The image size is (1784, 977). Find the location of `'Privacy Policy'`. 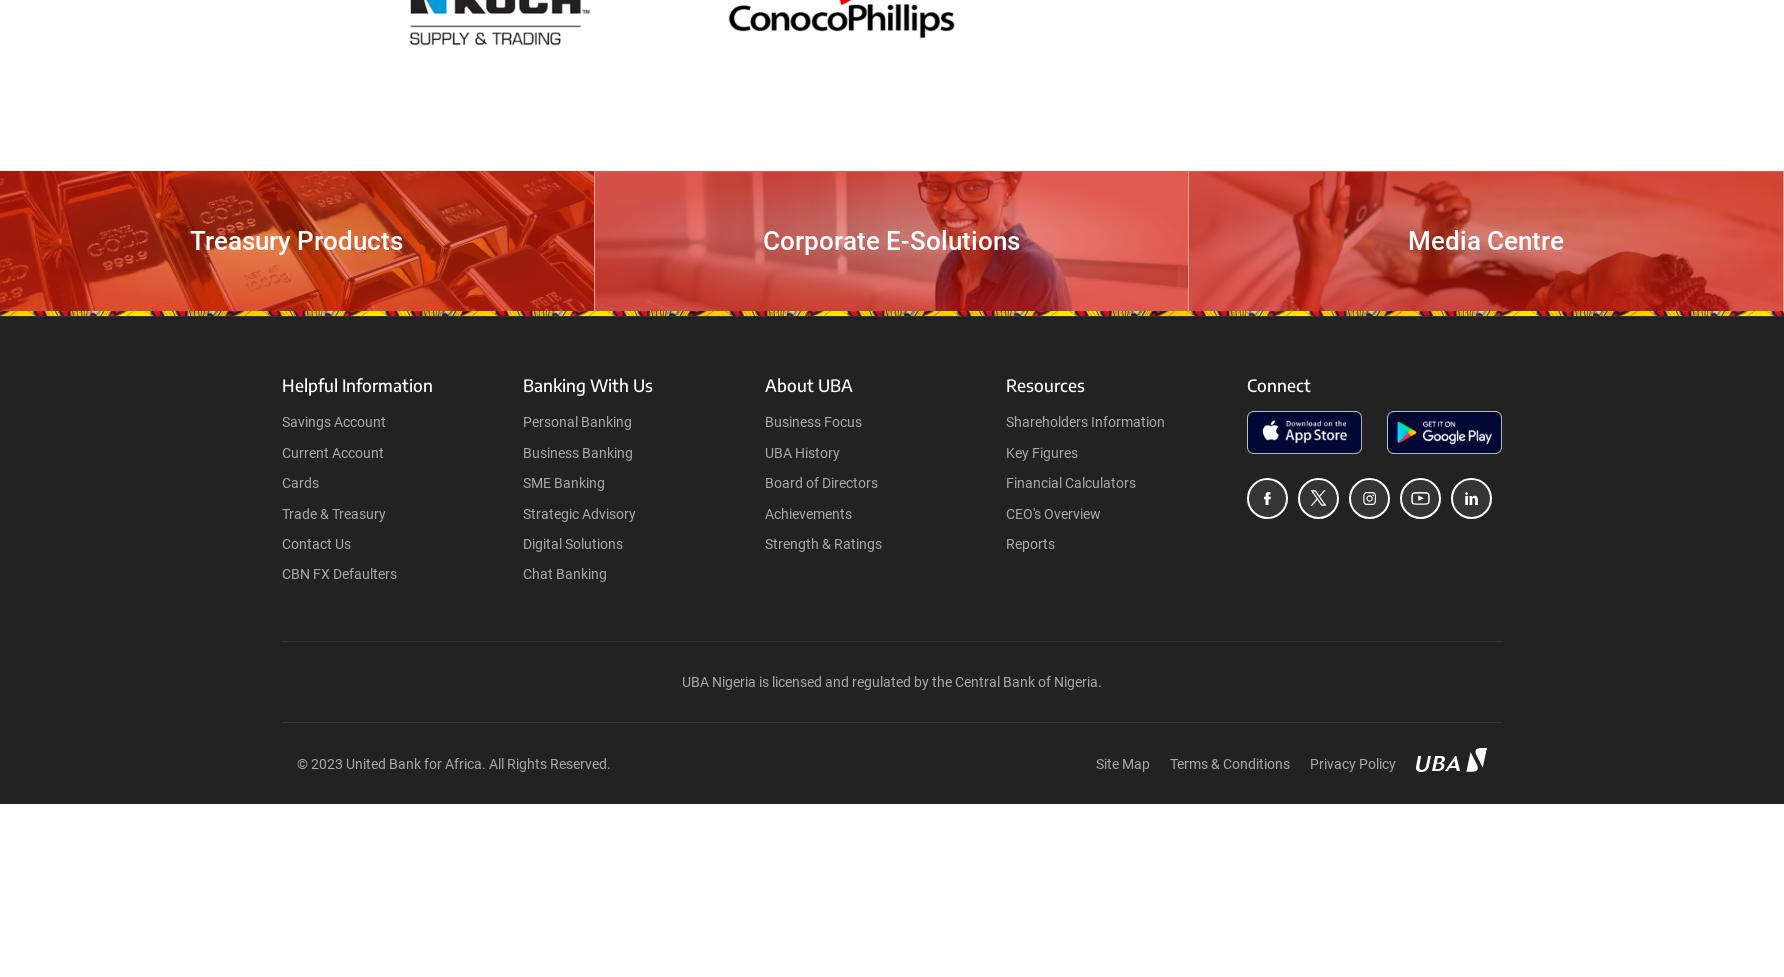

'Privacy Policy' is located at coordinates (1352, 764).